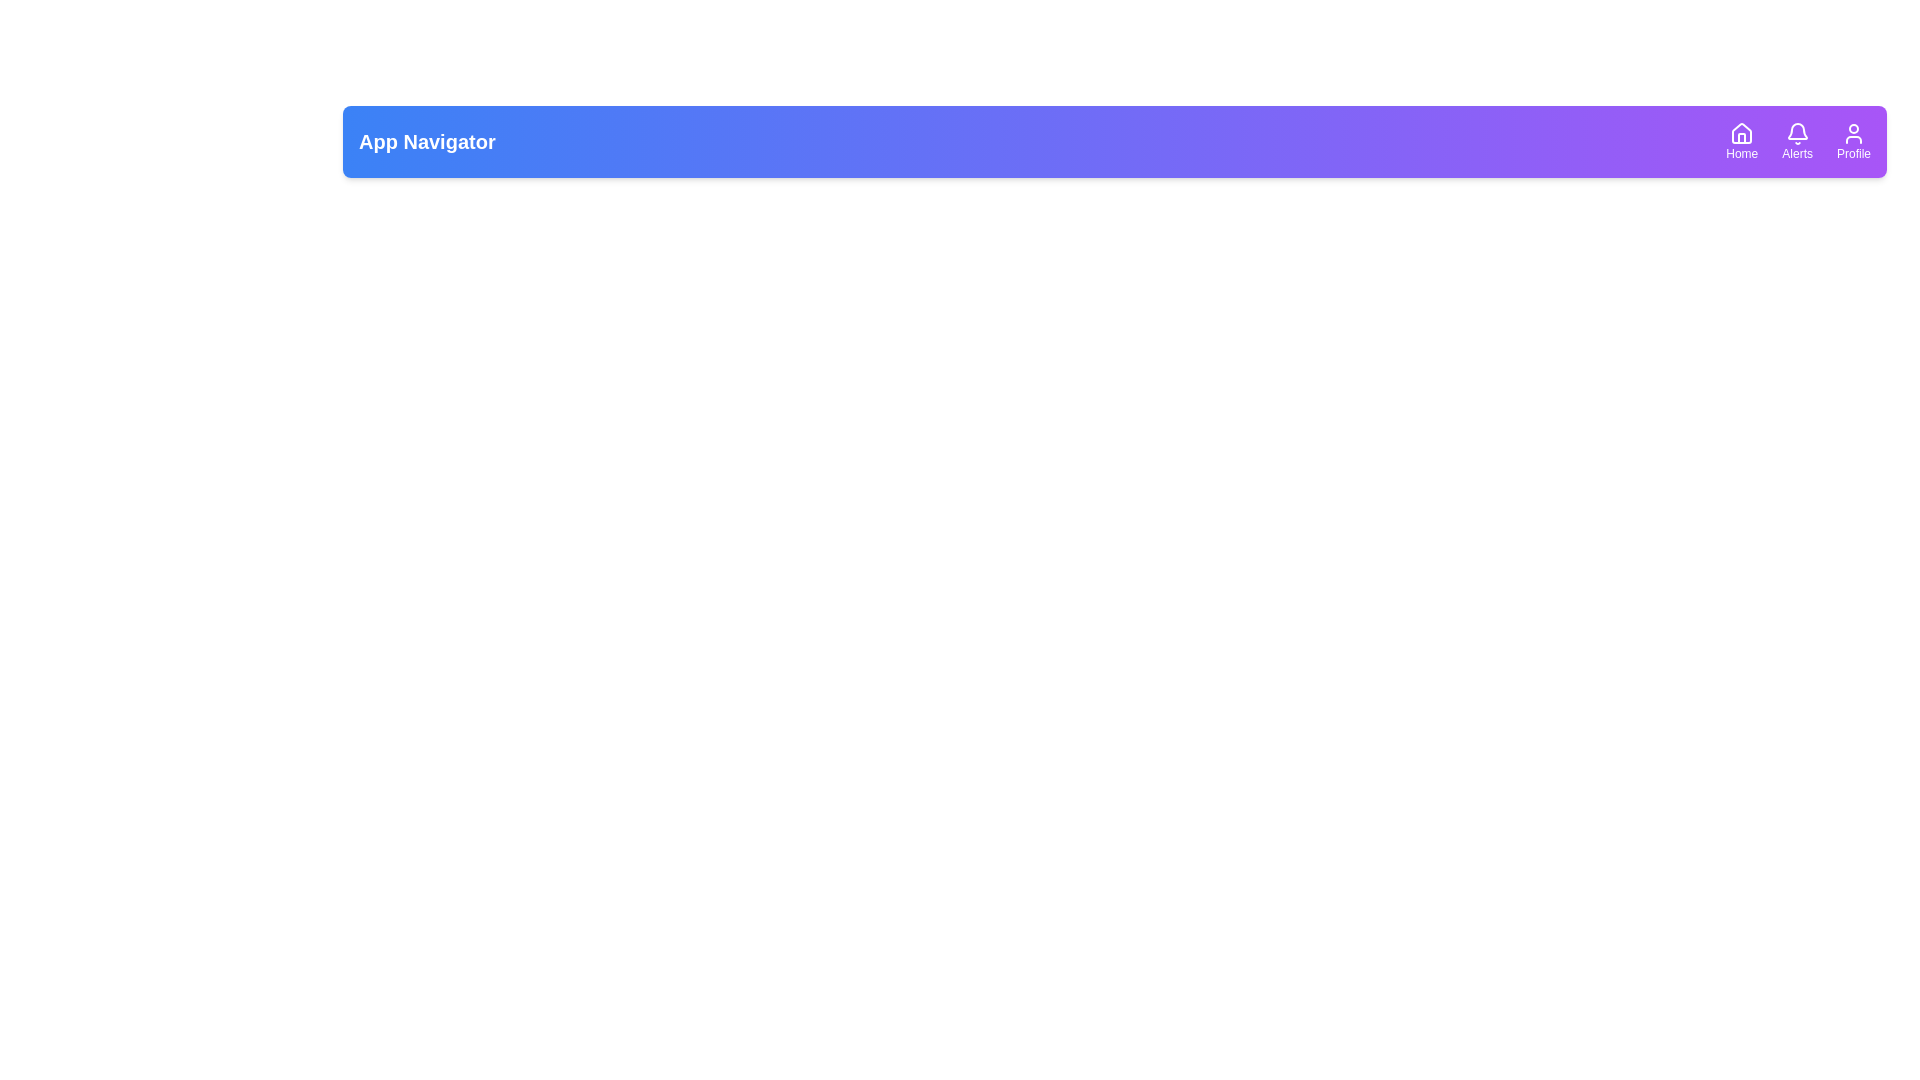 The image size is (1920, 1080). Describe the element at coordinates (1741, 153) in the screenshot. I see `text label that serves as a description for the home navigation icon, located on the far-right side of the page below the house icon` at that location.